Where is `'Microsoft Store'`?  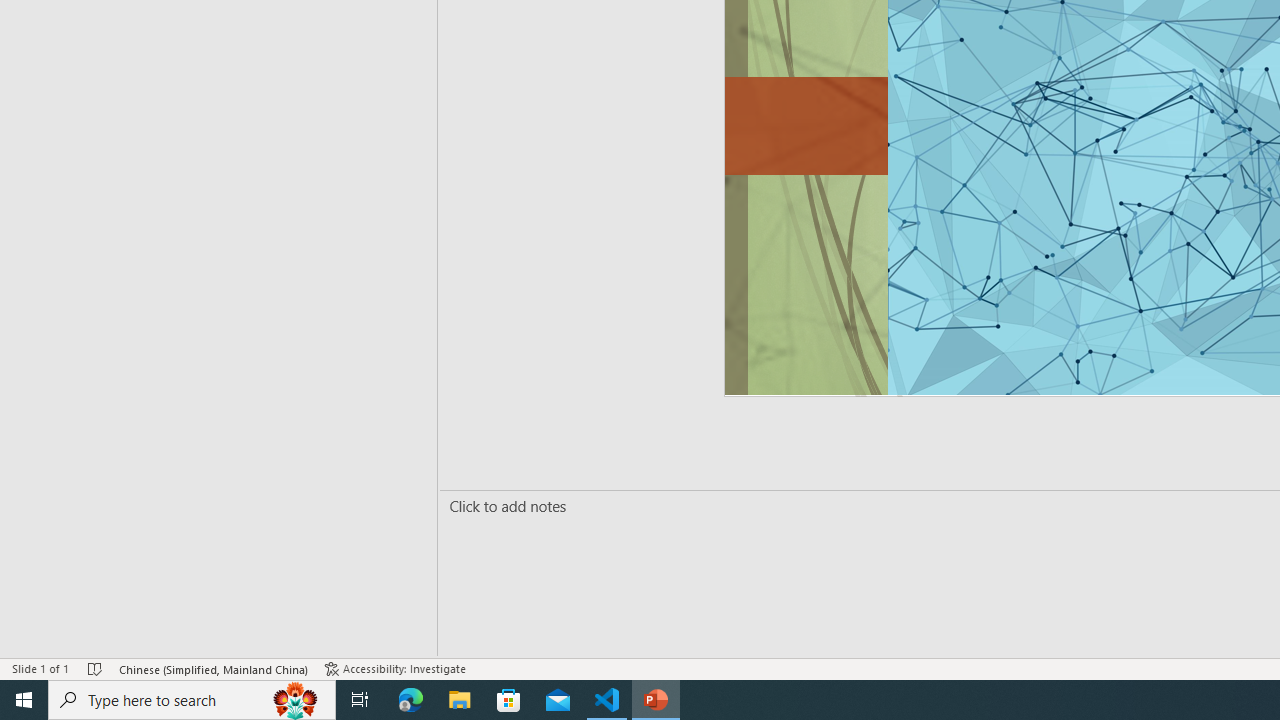
'Microsoft Store' is located at coordinates (509, 698).